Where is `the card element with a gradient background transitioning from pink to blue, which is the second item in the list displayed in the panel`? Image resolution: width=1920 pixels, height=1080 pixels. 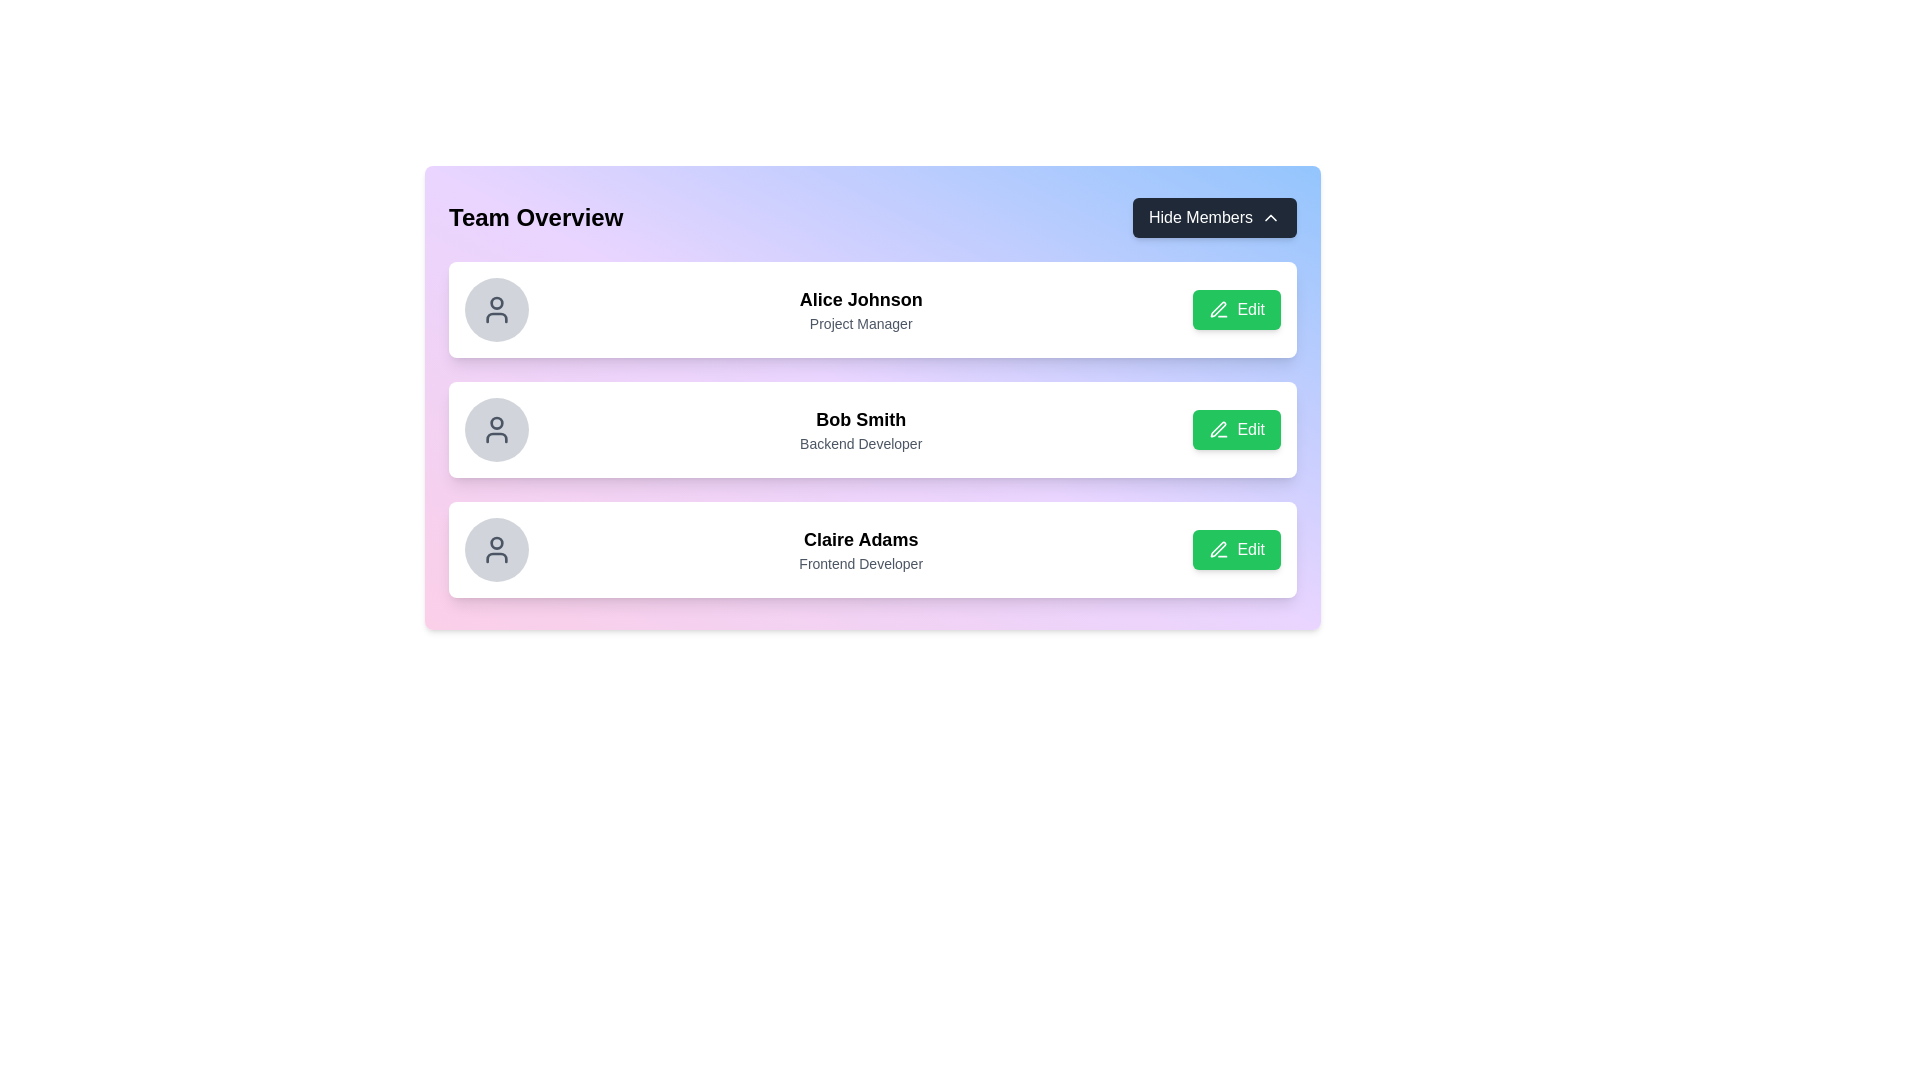 the card element with a gradient background transitioning from pink to blue, which is the second item in the list displayed in the panel is located at coordinates (873, 397).